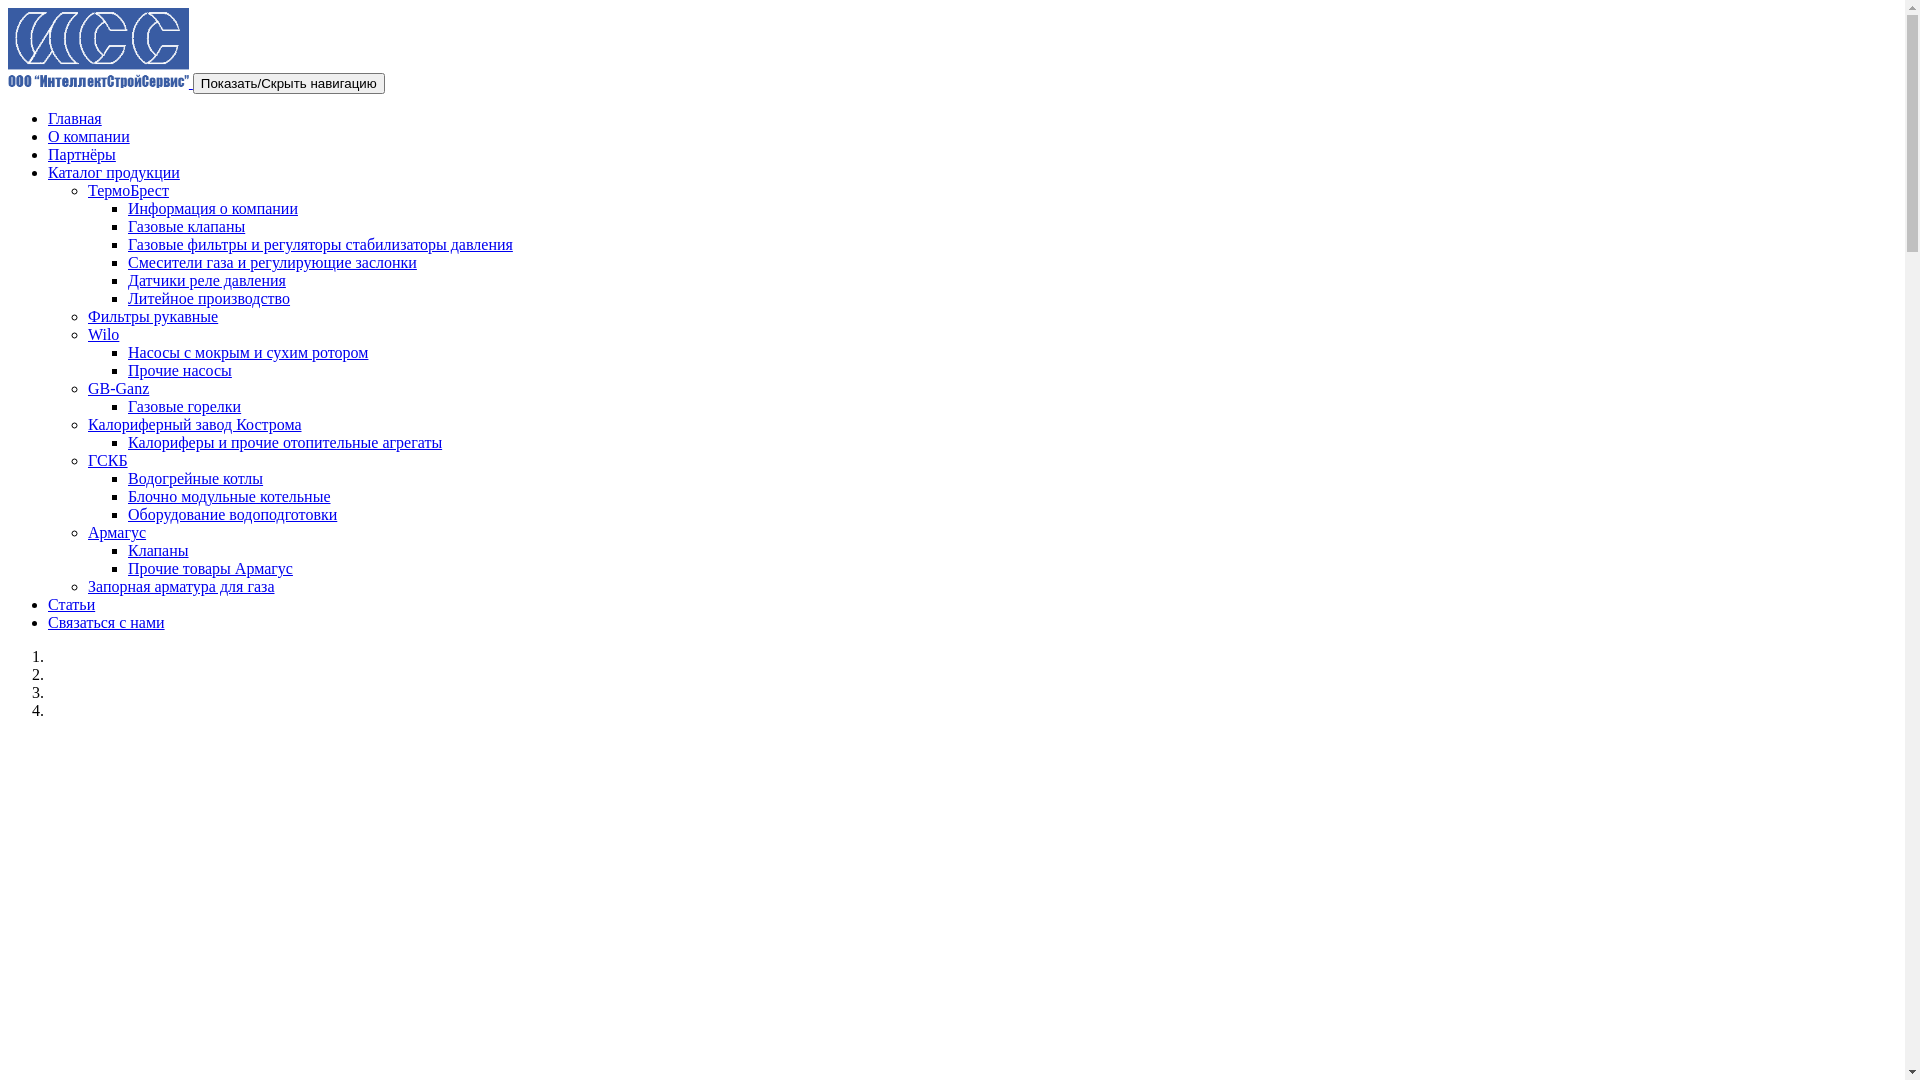 This screenshot has width=1920, height=1080. I want to click on 'GB-Ganz', so click(117, 388).